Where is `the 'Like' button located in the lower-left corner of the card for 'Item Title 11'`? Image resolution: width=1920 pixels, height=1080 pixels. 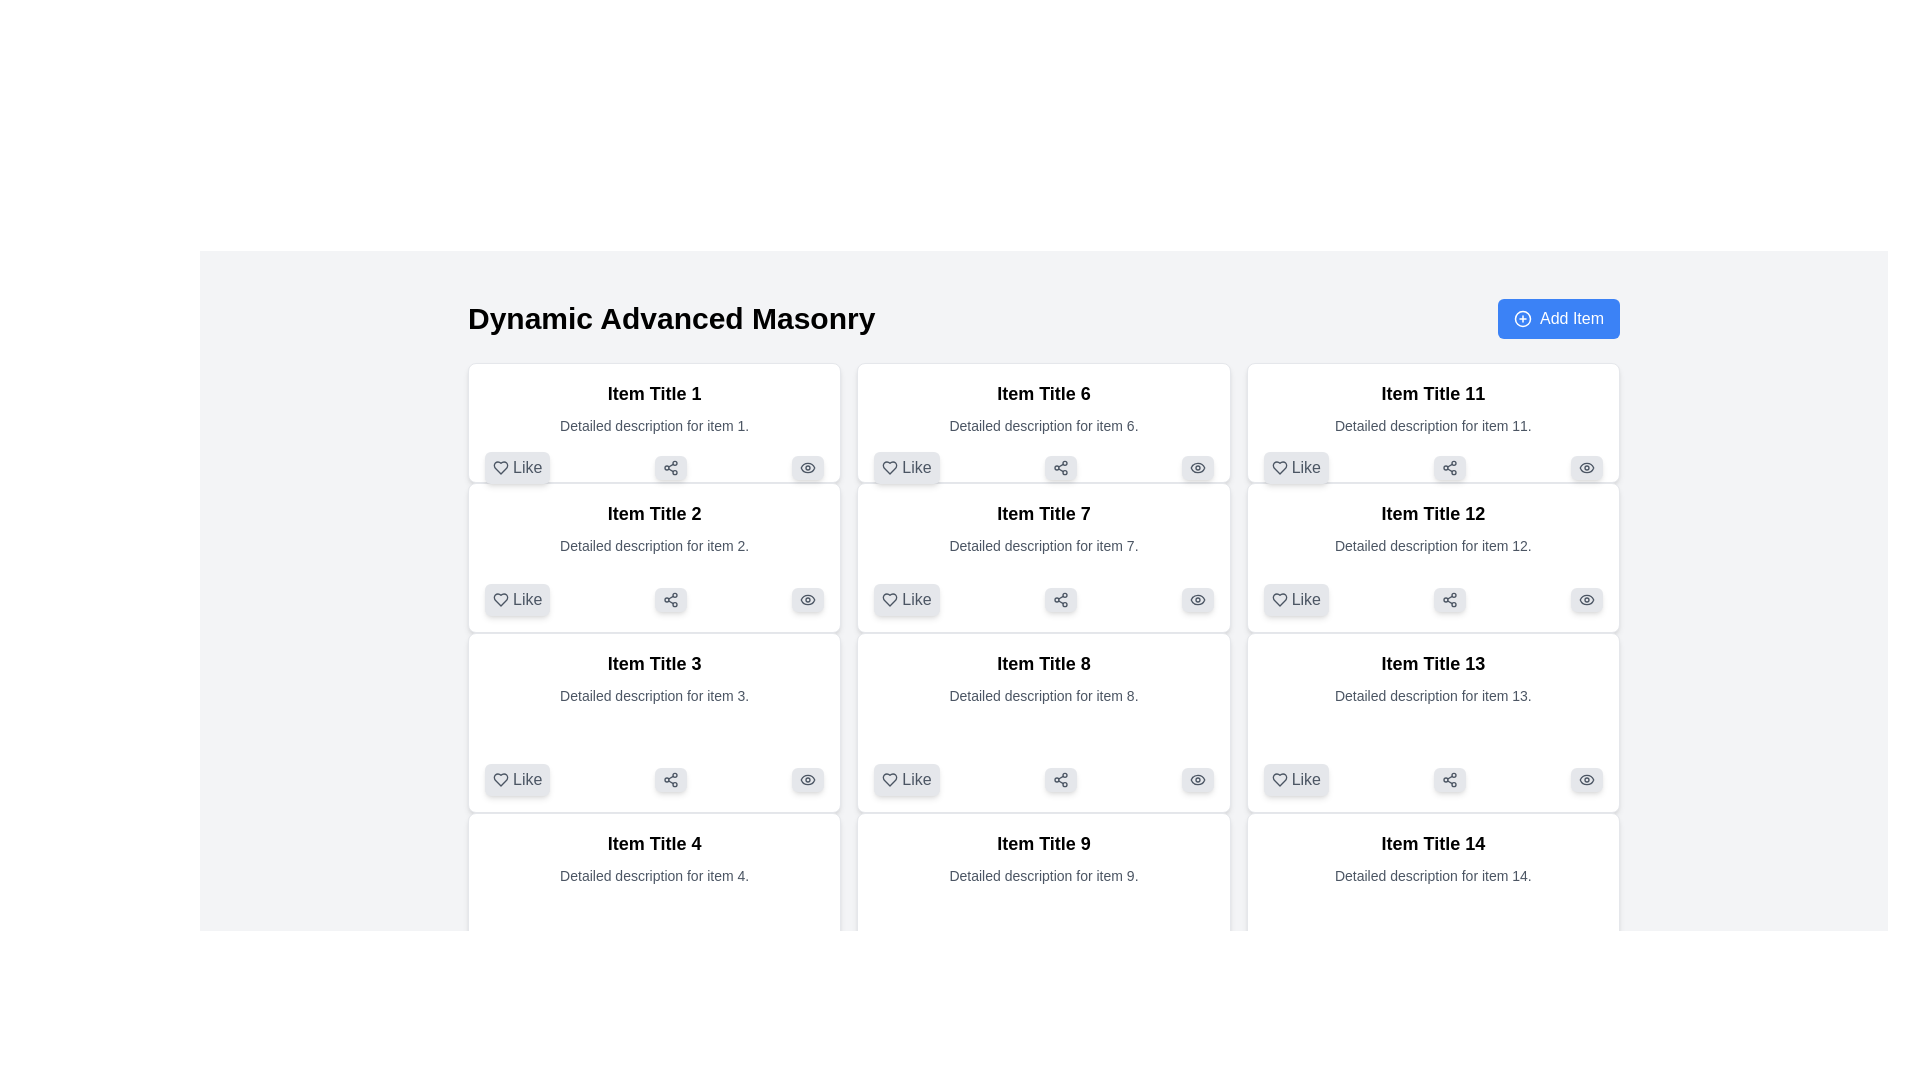
the 'Like' button located in the lower-left corner of the card for 'Item Title 11' is located at coordinates (1296, 467).